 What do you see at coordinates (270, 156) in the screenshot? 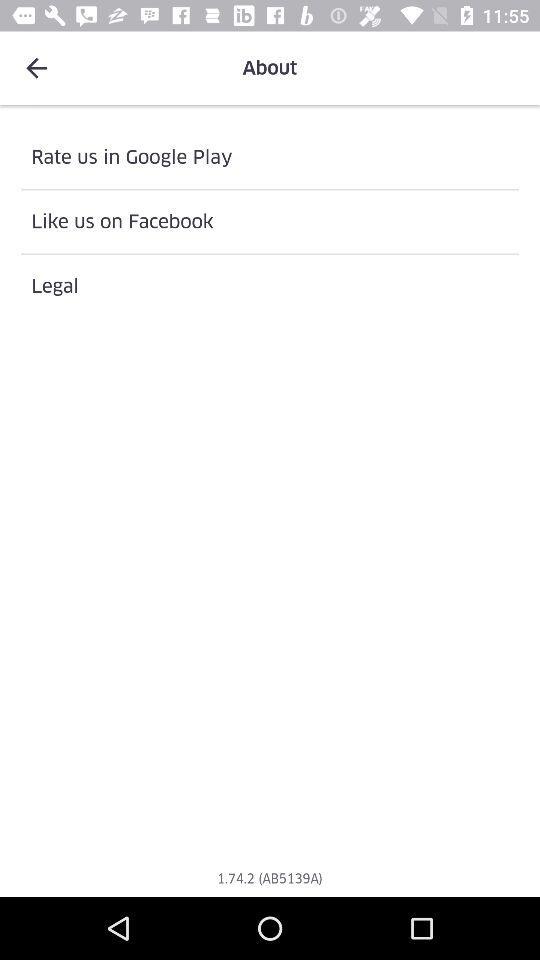
I see `rate us in icon` at bounding box center [270, 156].